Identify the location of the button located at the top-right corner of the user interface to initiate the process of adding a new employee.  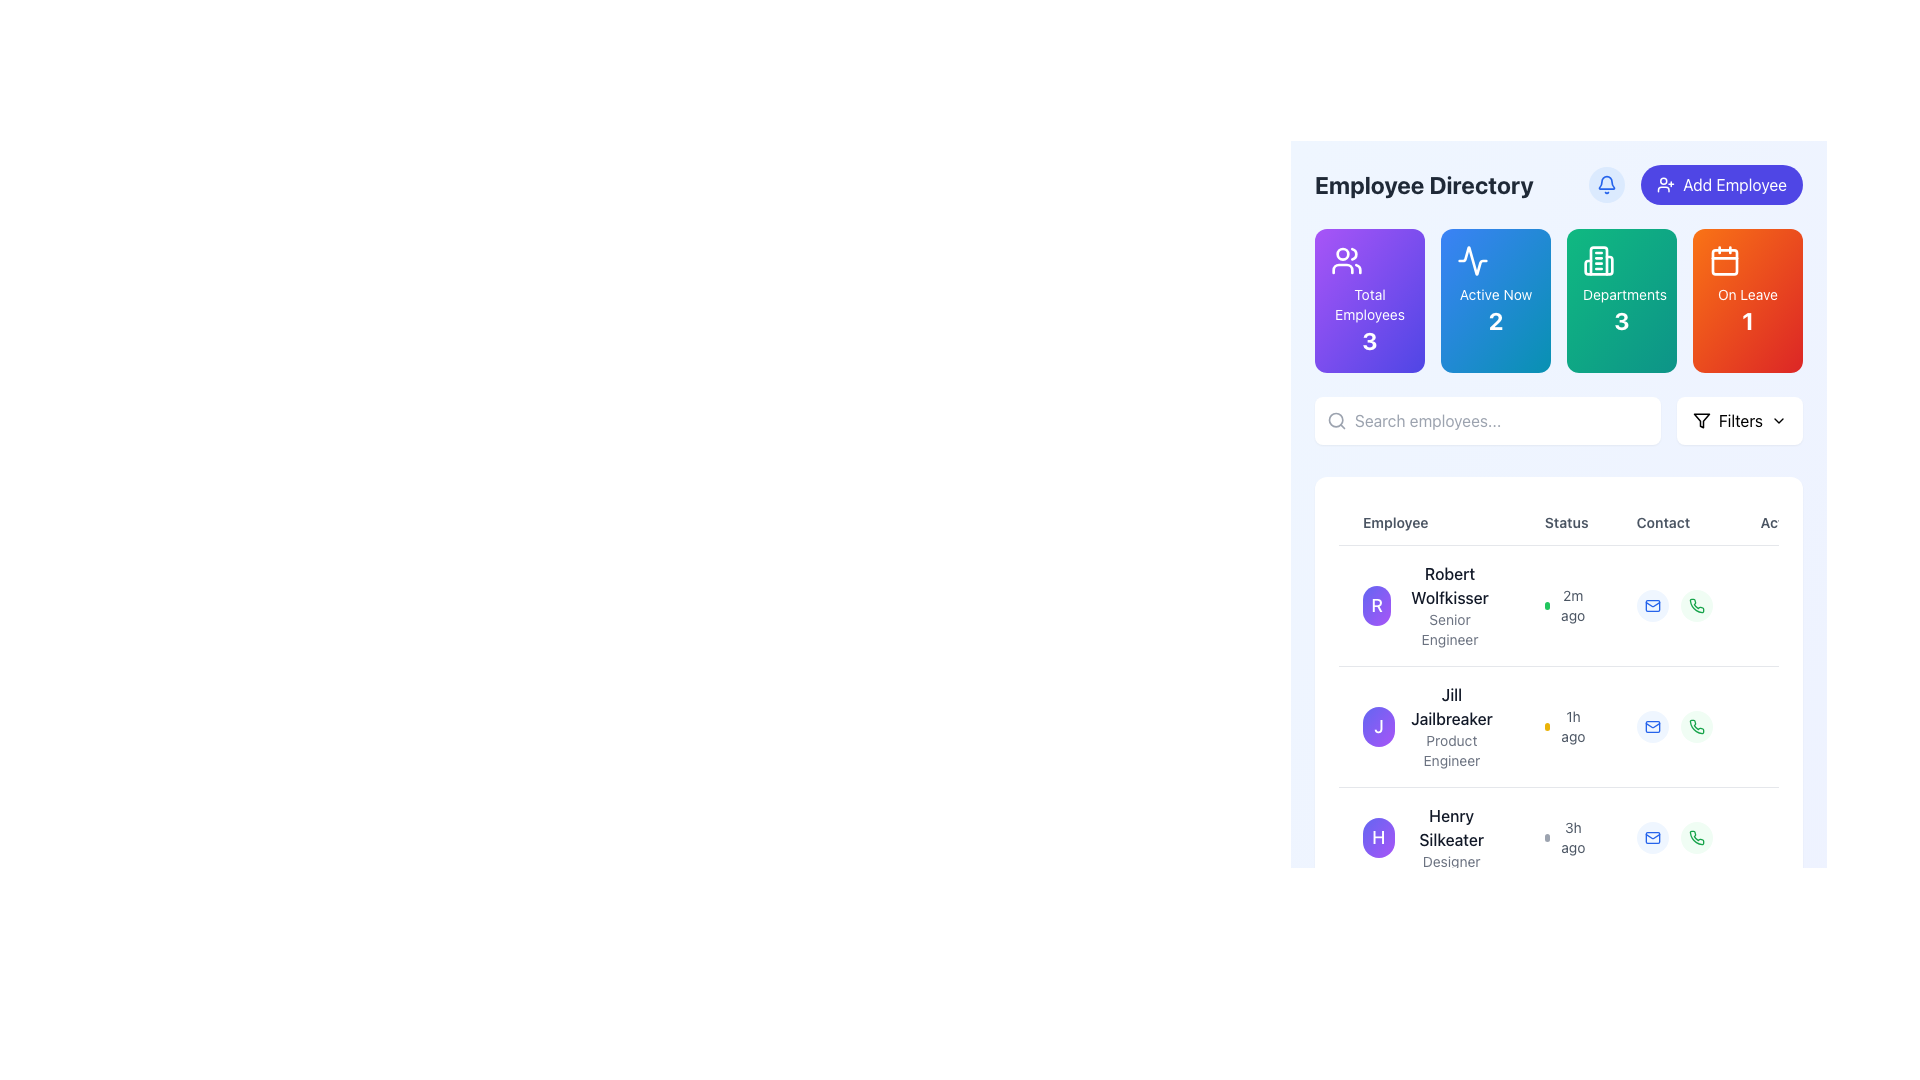
(1721, 185).